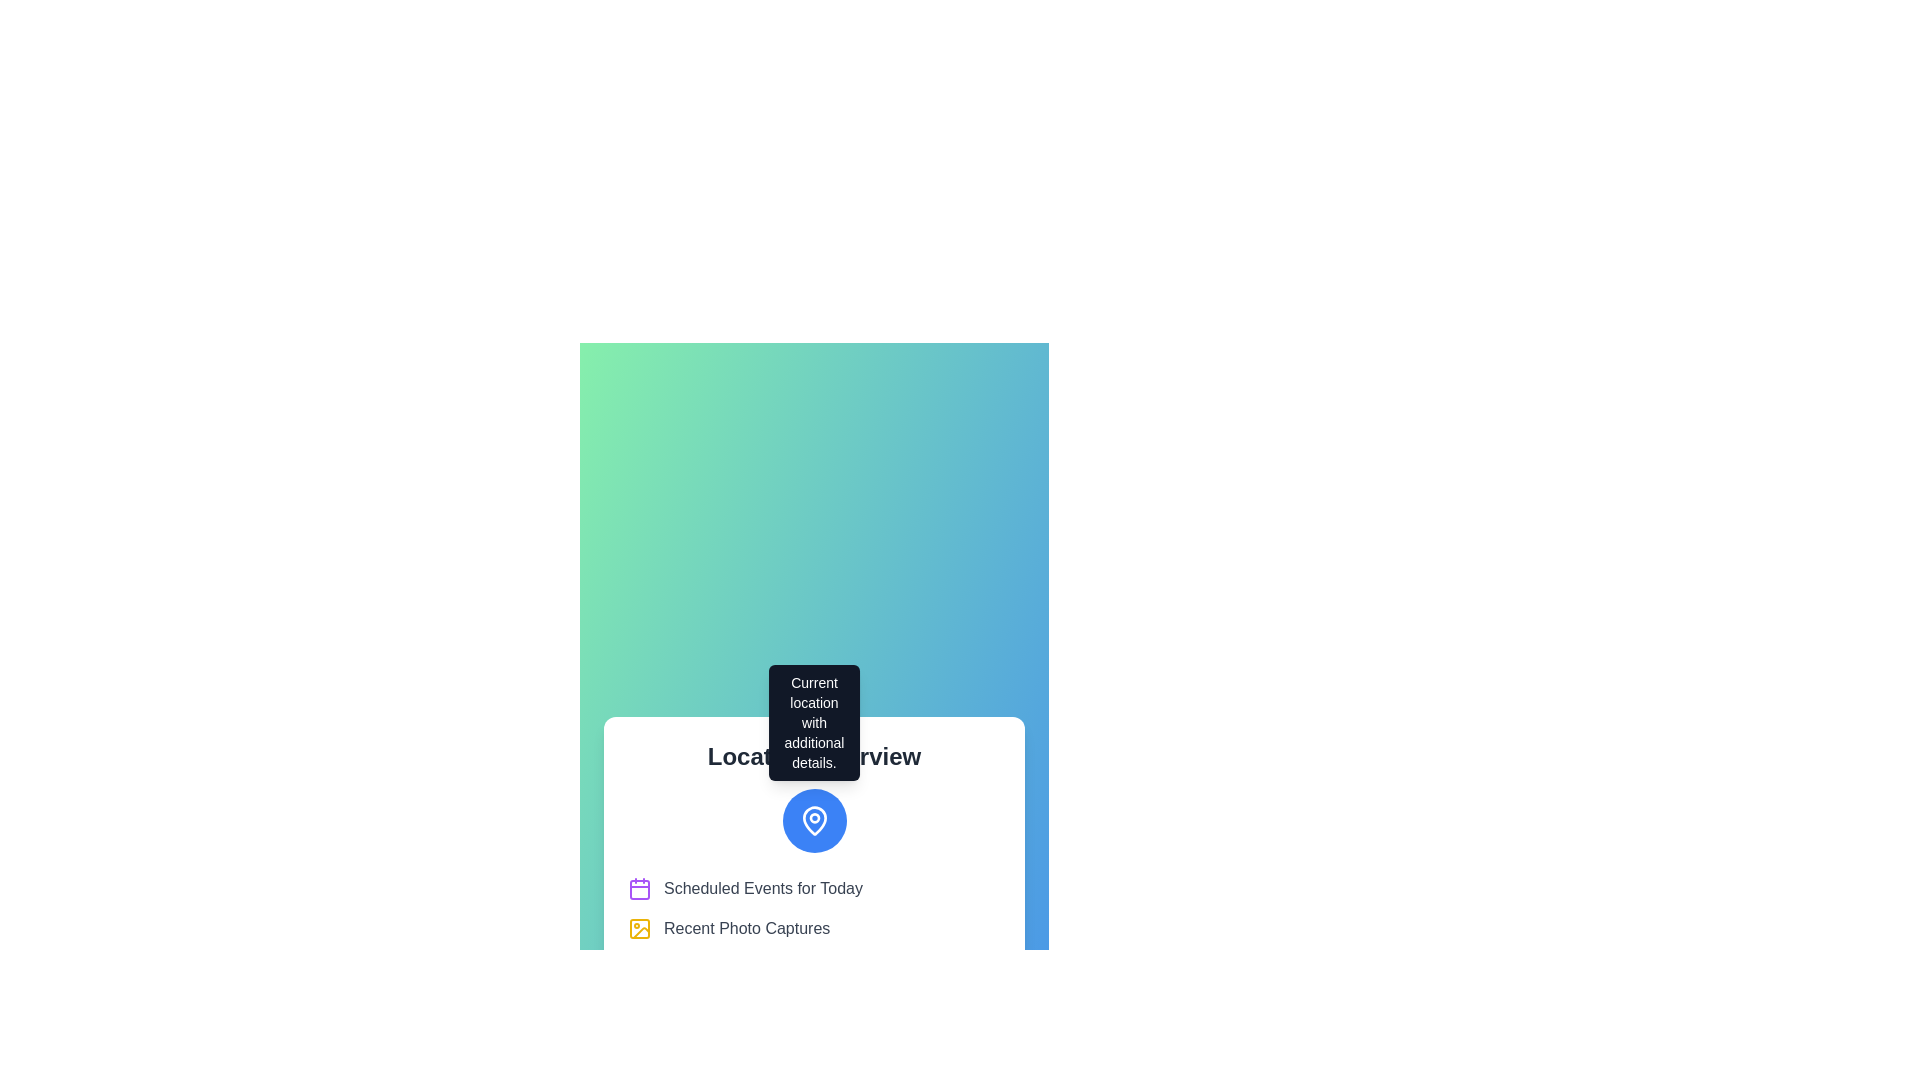 The width and height of the screenshot is (1920, 1080). Describe the element at coordinates (638, 929) in the screenshot. I see `the non-interactive icon indicating association with photos, located immediately to the left of the text 'Recent Photo Captures'` at that location.